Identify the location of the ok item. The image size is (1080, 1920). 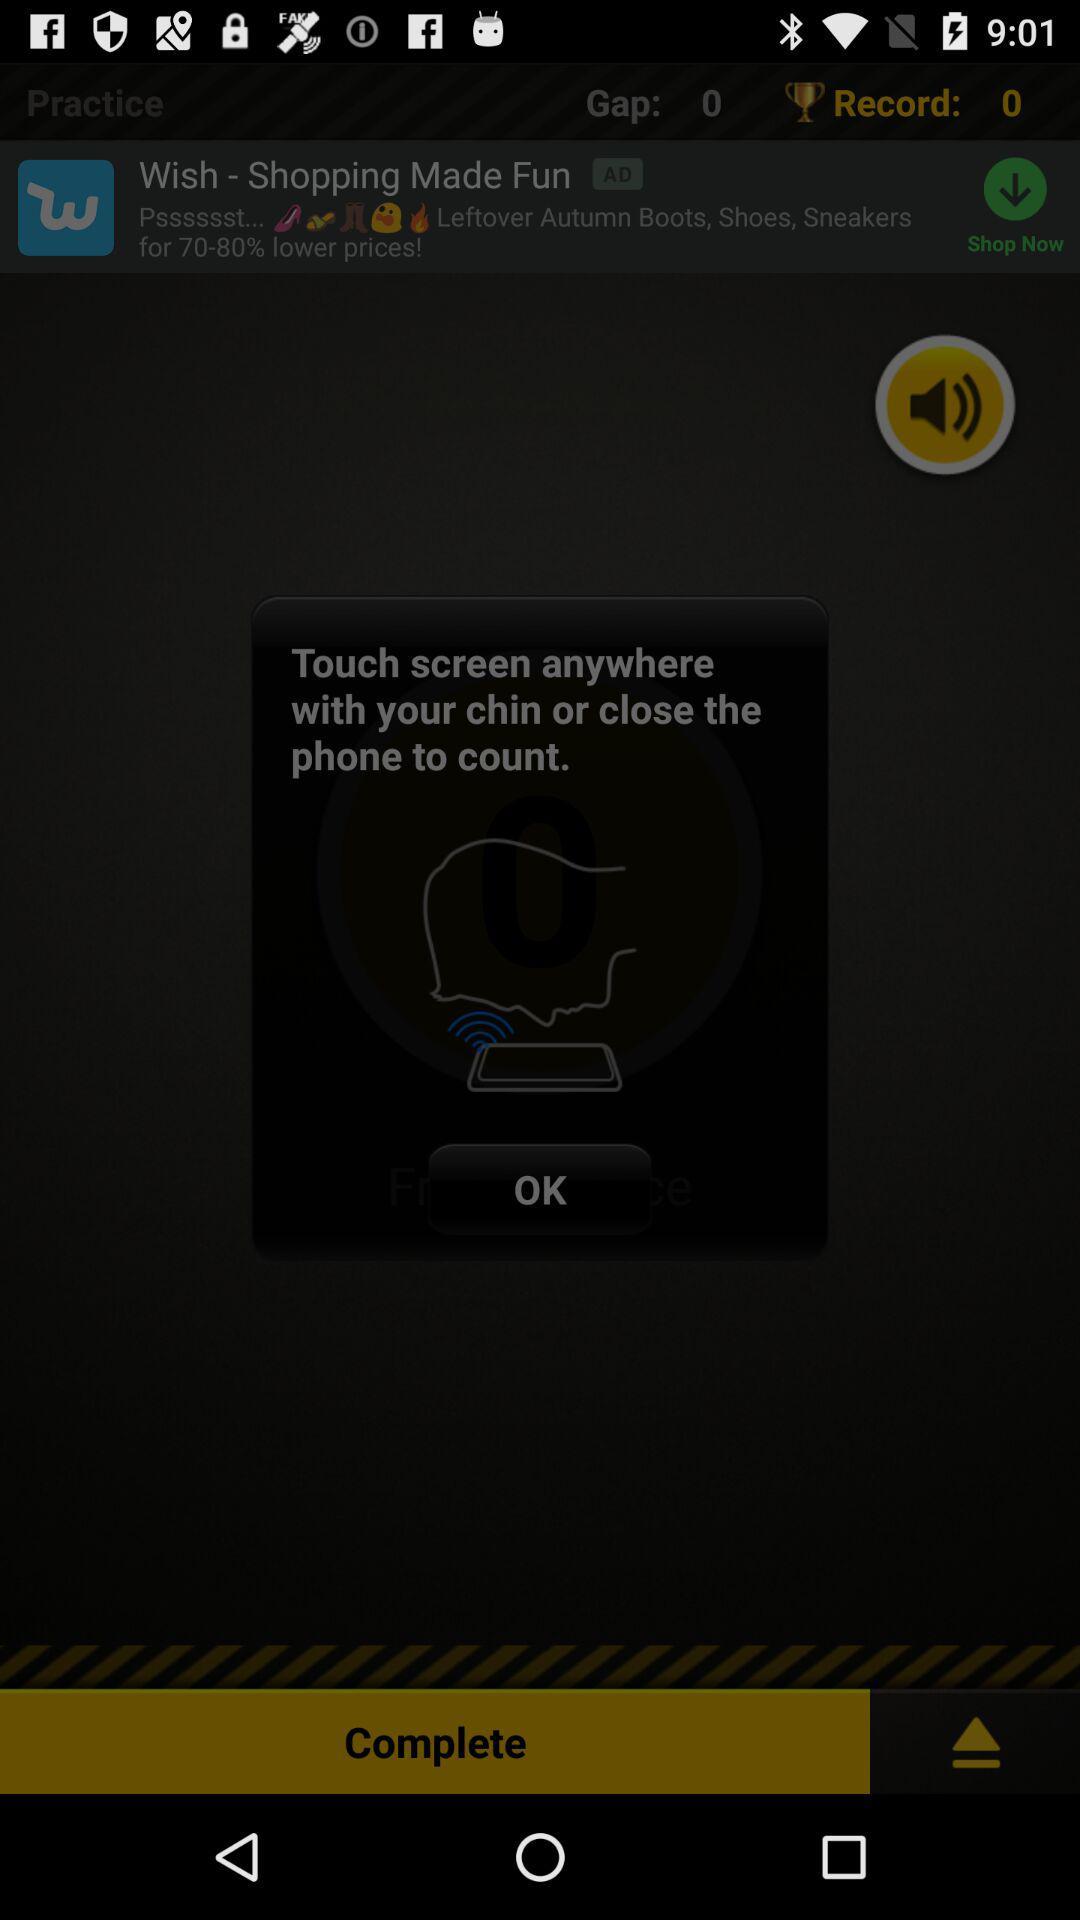
(540, 1189).